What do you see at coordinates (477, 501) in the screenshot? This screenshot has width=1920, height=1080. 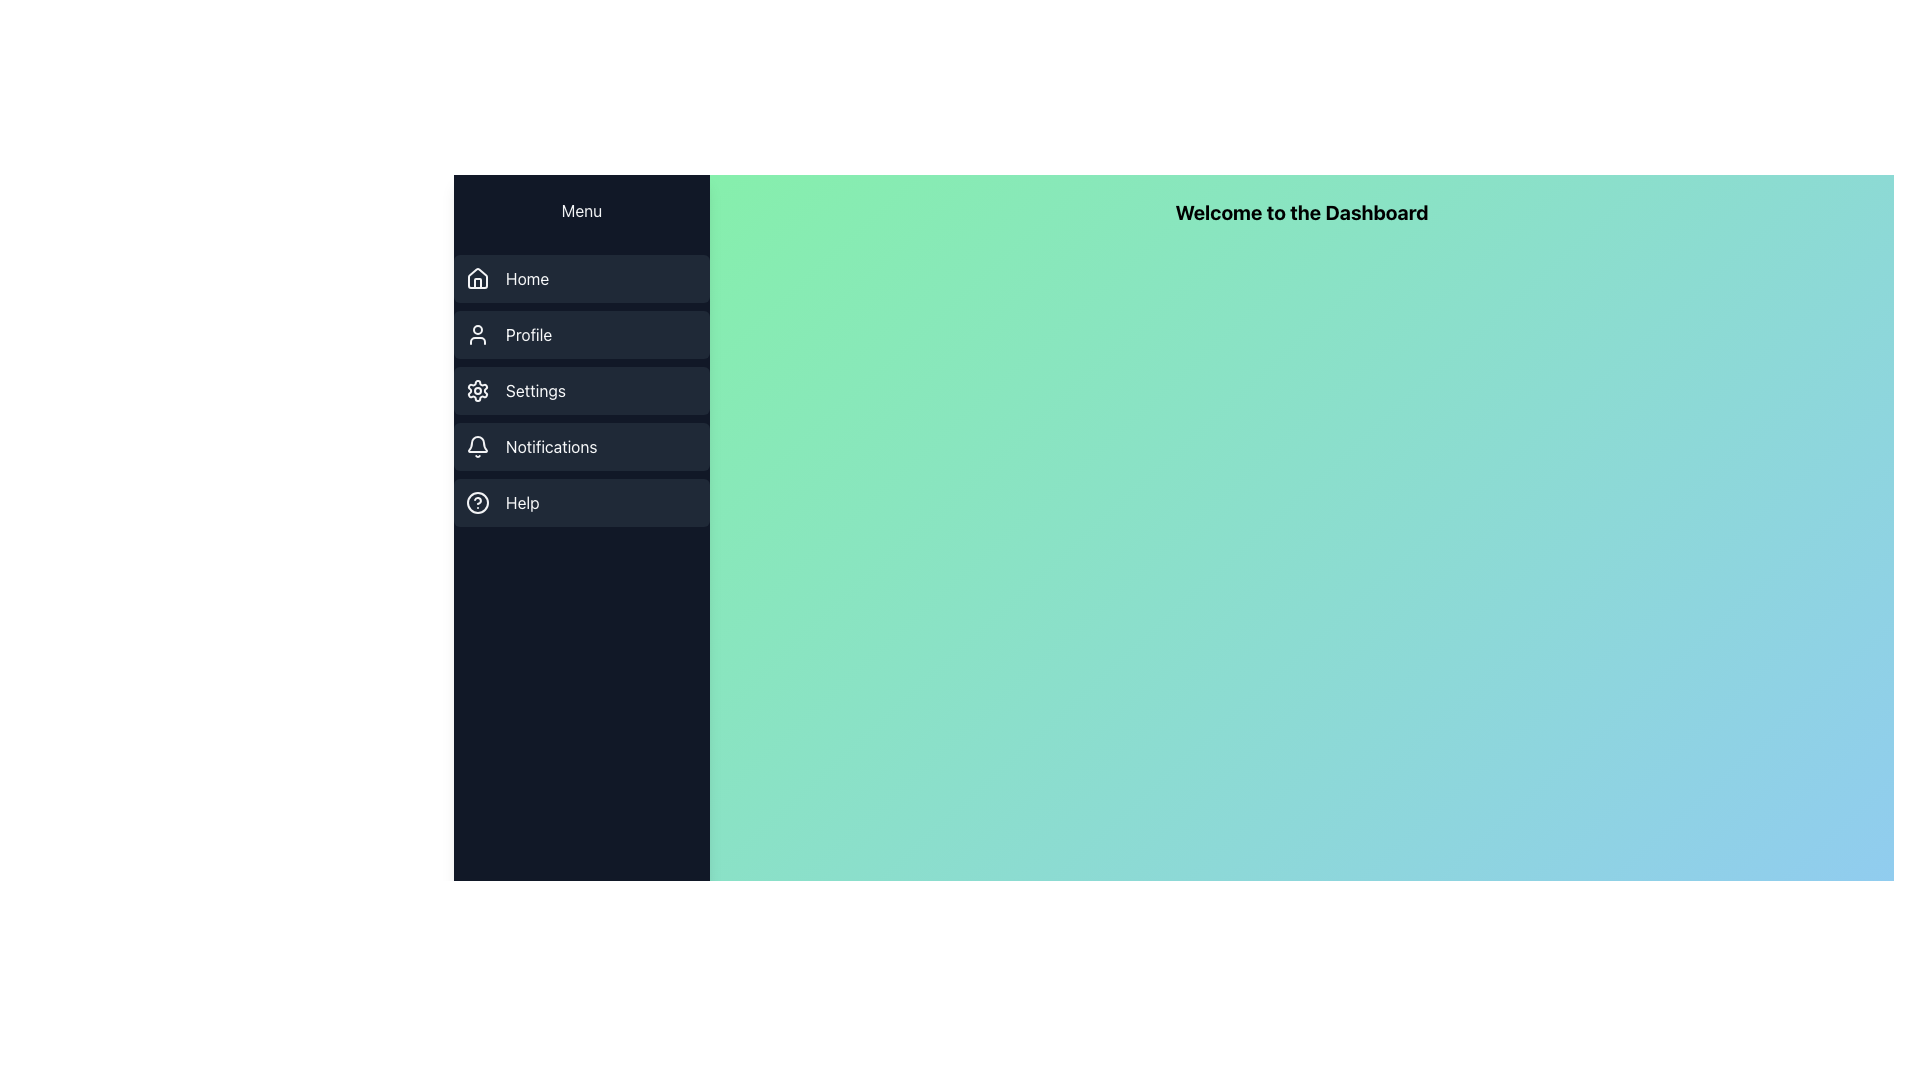 I see `the help icon, a circular icon with a question mark, located` at bounding box center [477, 501].